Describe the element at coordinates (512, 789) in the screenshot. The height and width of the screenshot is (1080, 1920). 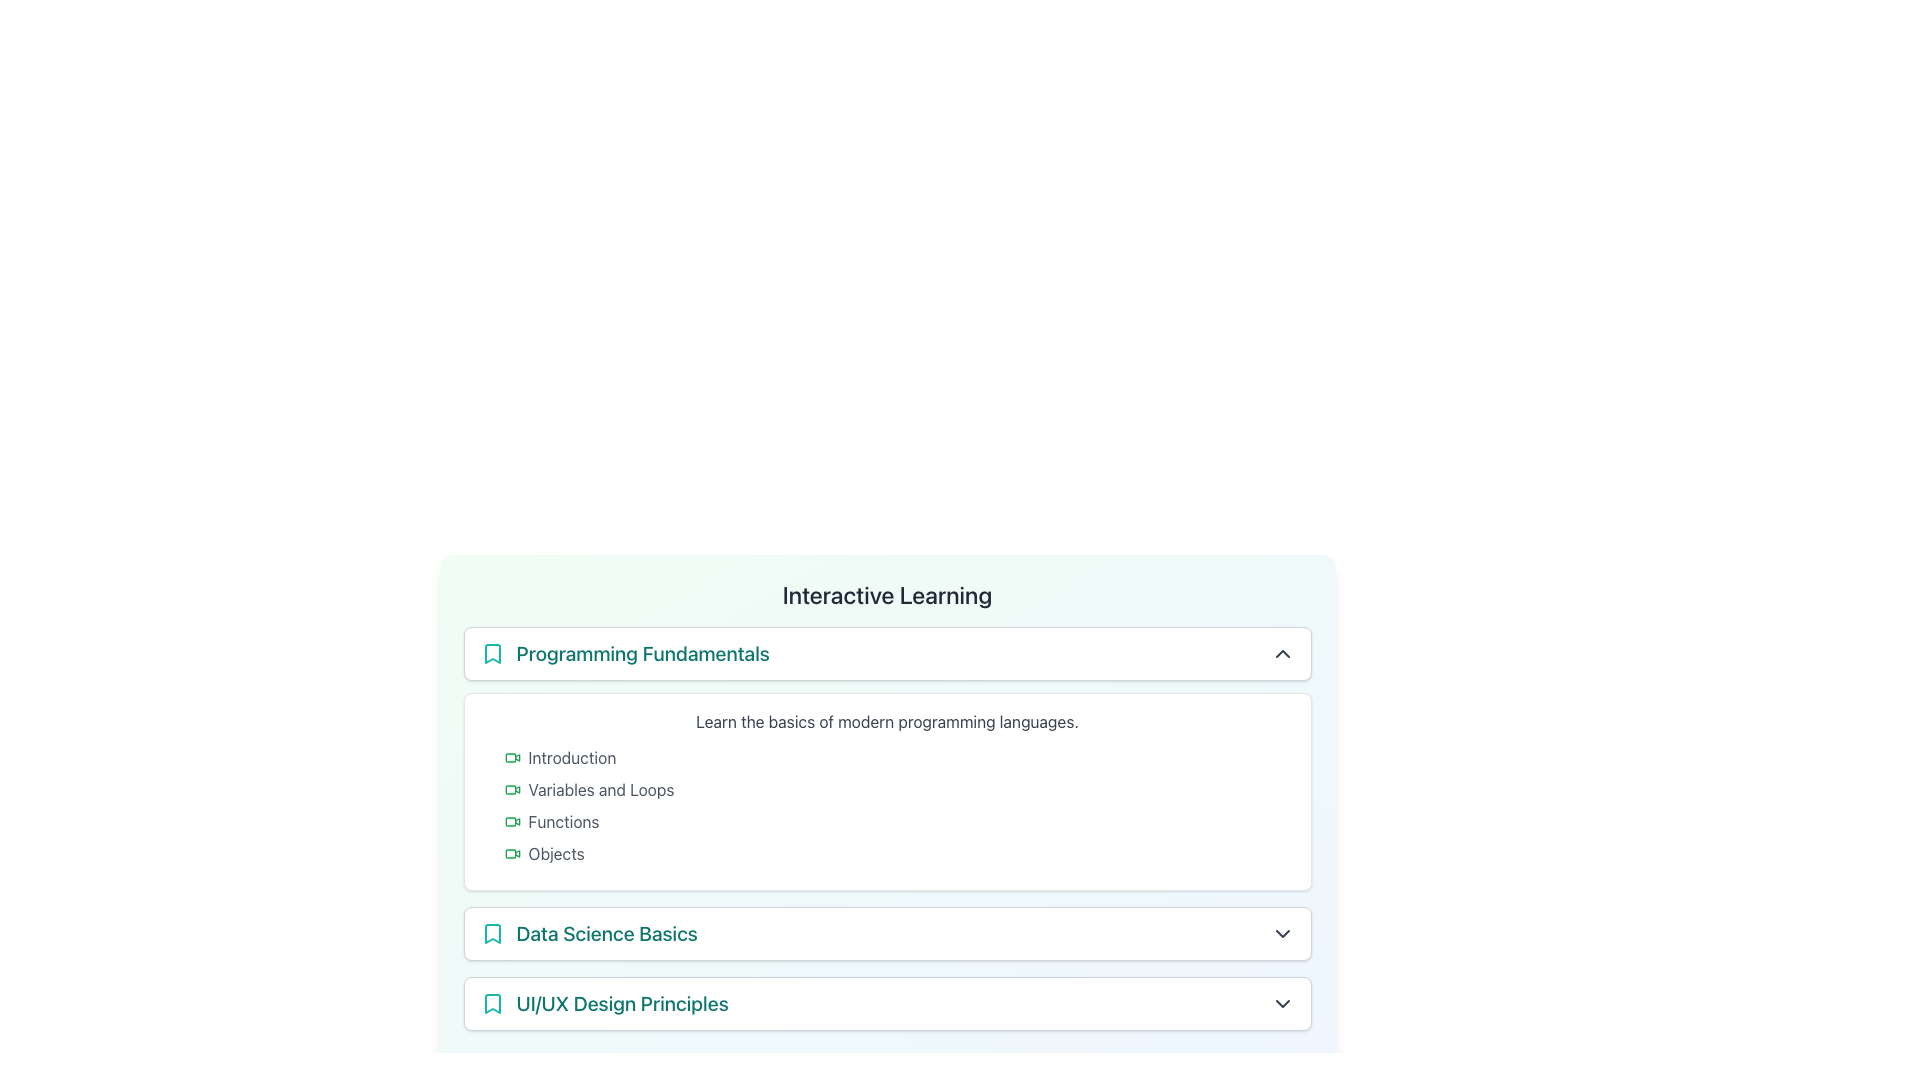
I see `the video camera icon with a green stroke located to the left of the 'Variables and Loops' text in the 'Programming Fundamentals' section` at that location.